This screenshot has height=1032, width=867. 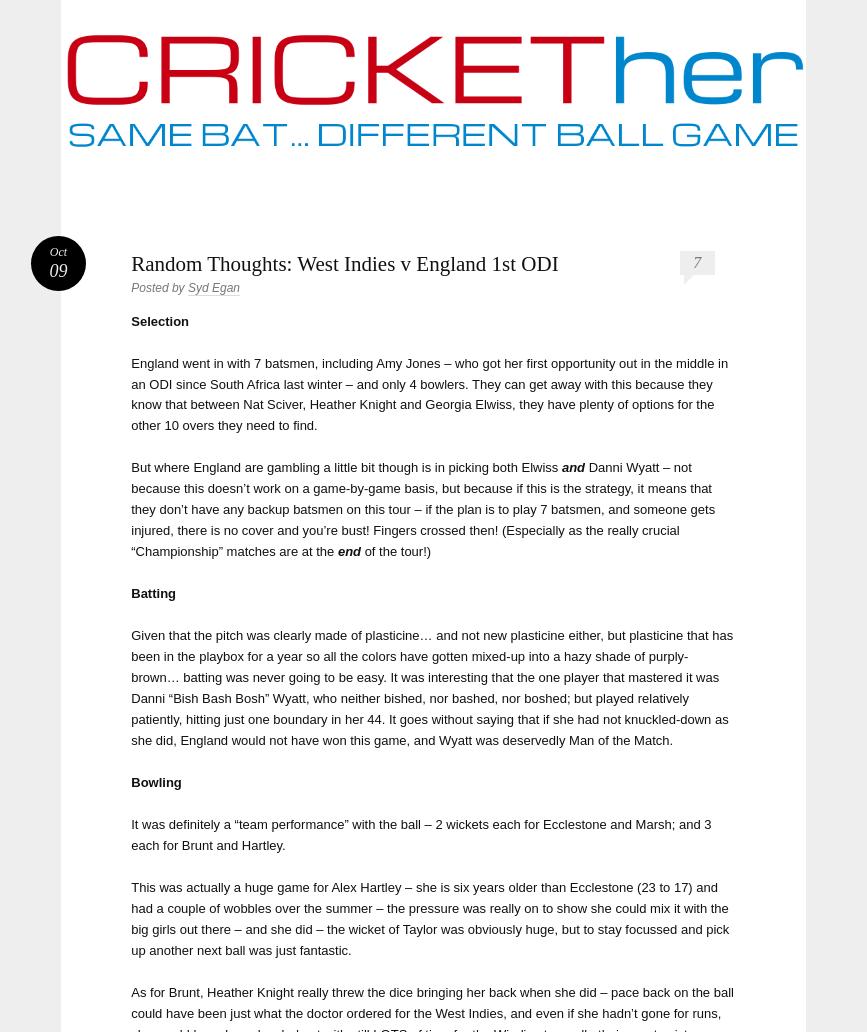 What do you see at coordinates (159, 320) in the screenshot?
I see `'Selection'` at bounding box center [159, 320].